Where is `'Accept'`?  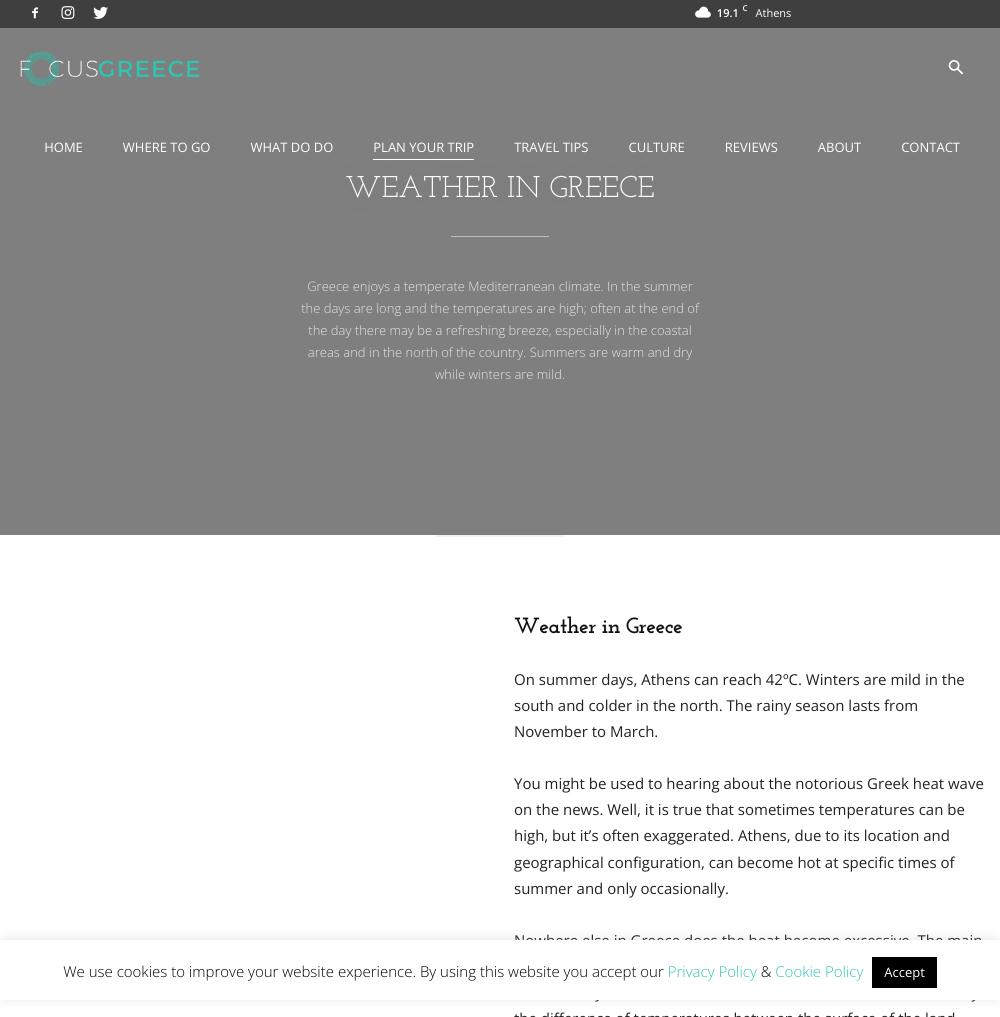
'Accept' is located at coordinates (904, 972).